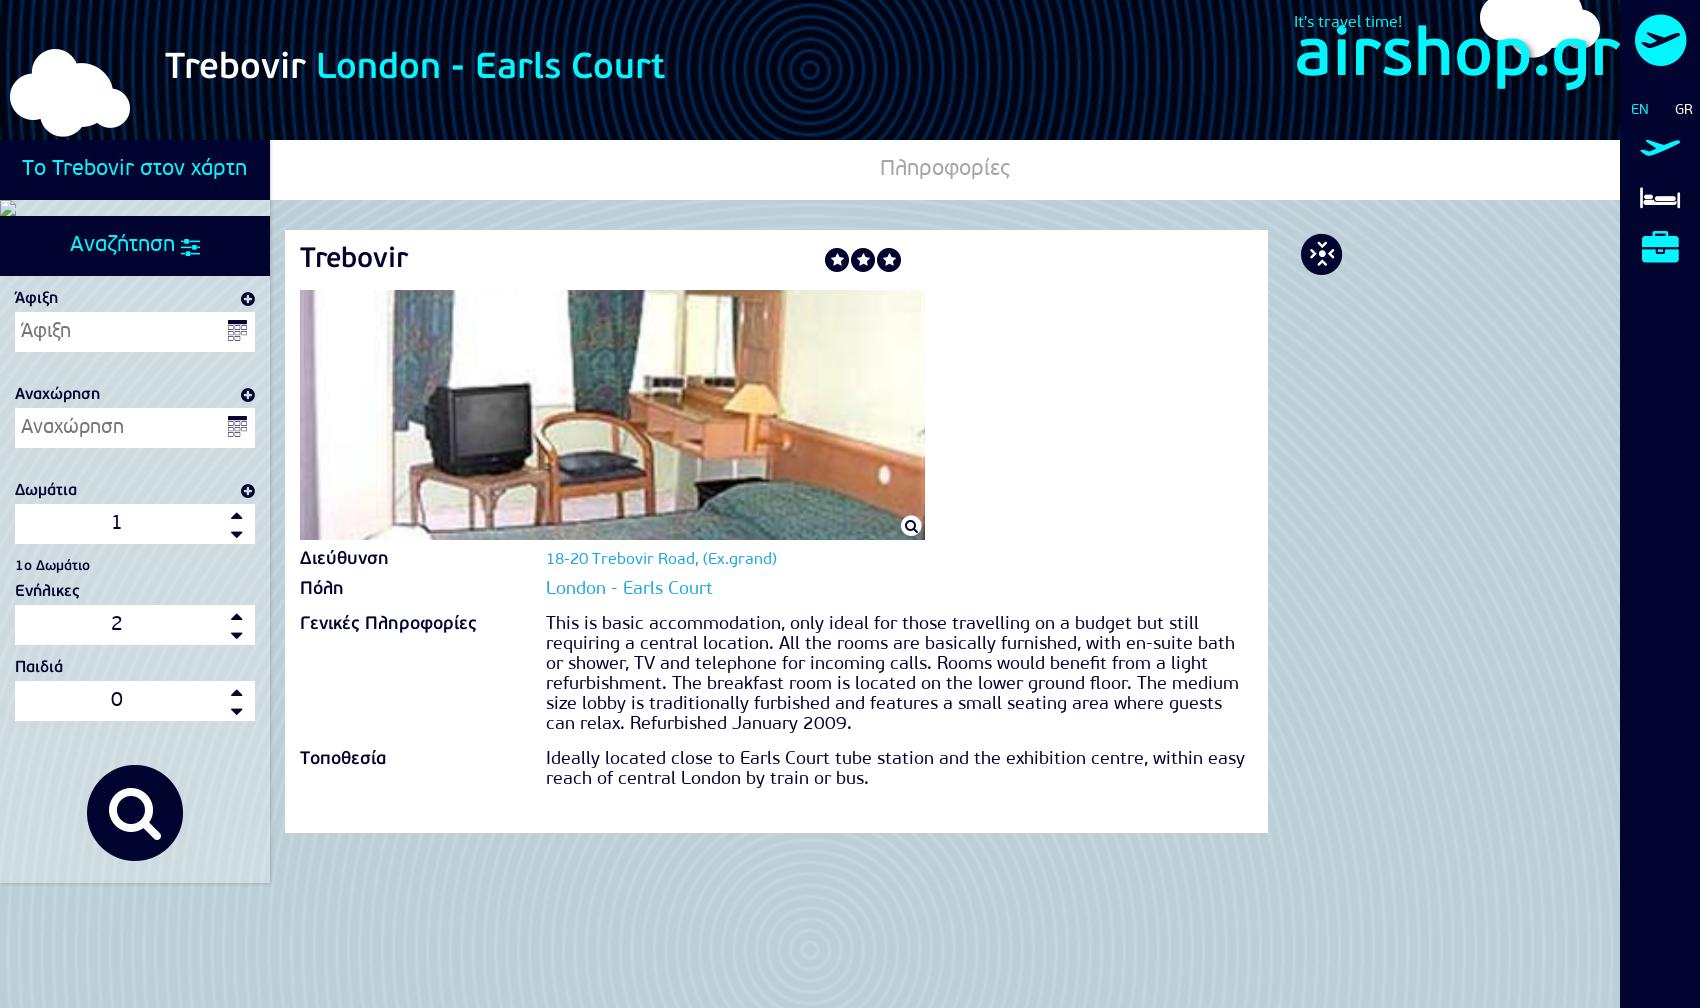 The width and height of the screenshot is (1700, 1008). I want to click on 'Το Trebovir στον χάρτη', so click(133, 168).